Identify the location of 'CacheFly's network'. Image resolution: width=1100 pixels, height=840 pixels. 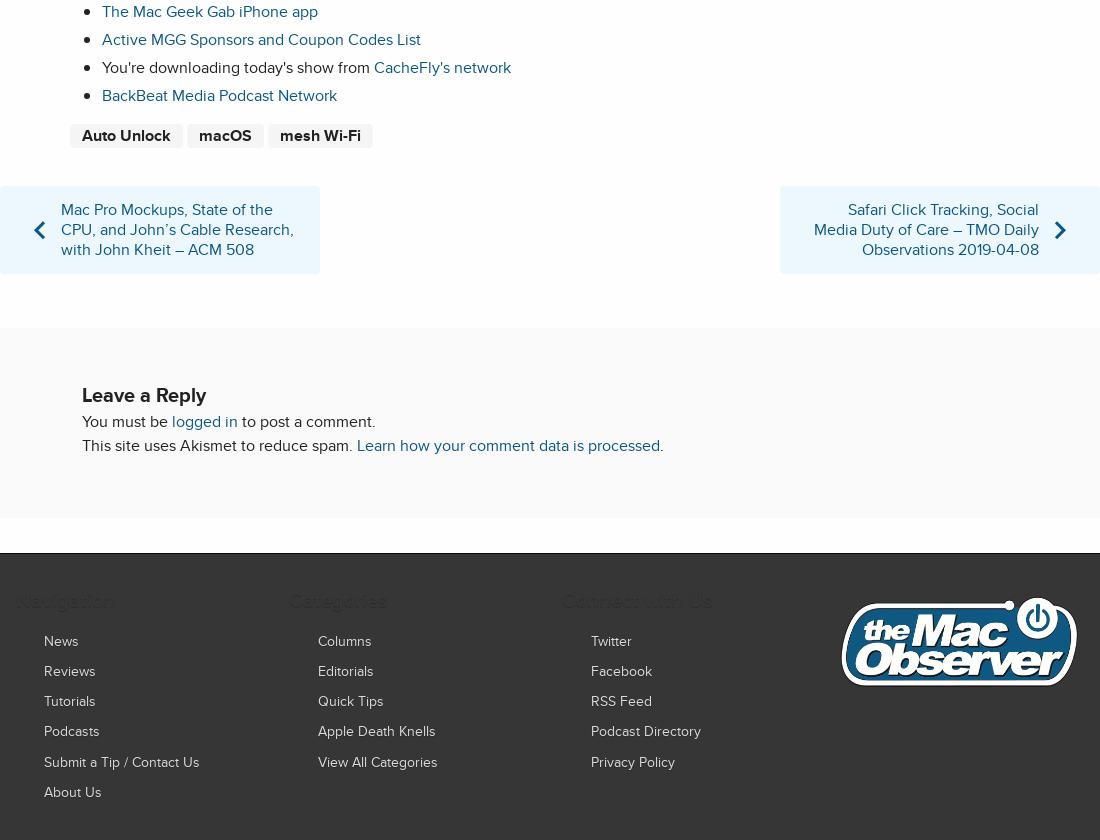
(441, 67).